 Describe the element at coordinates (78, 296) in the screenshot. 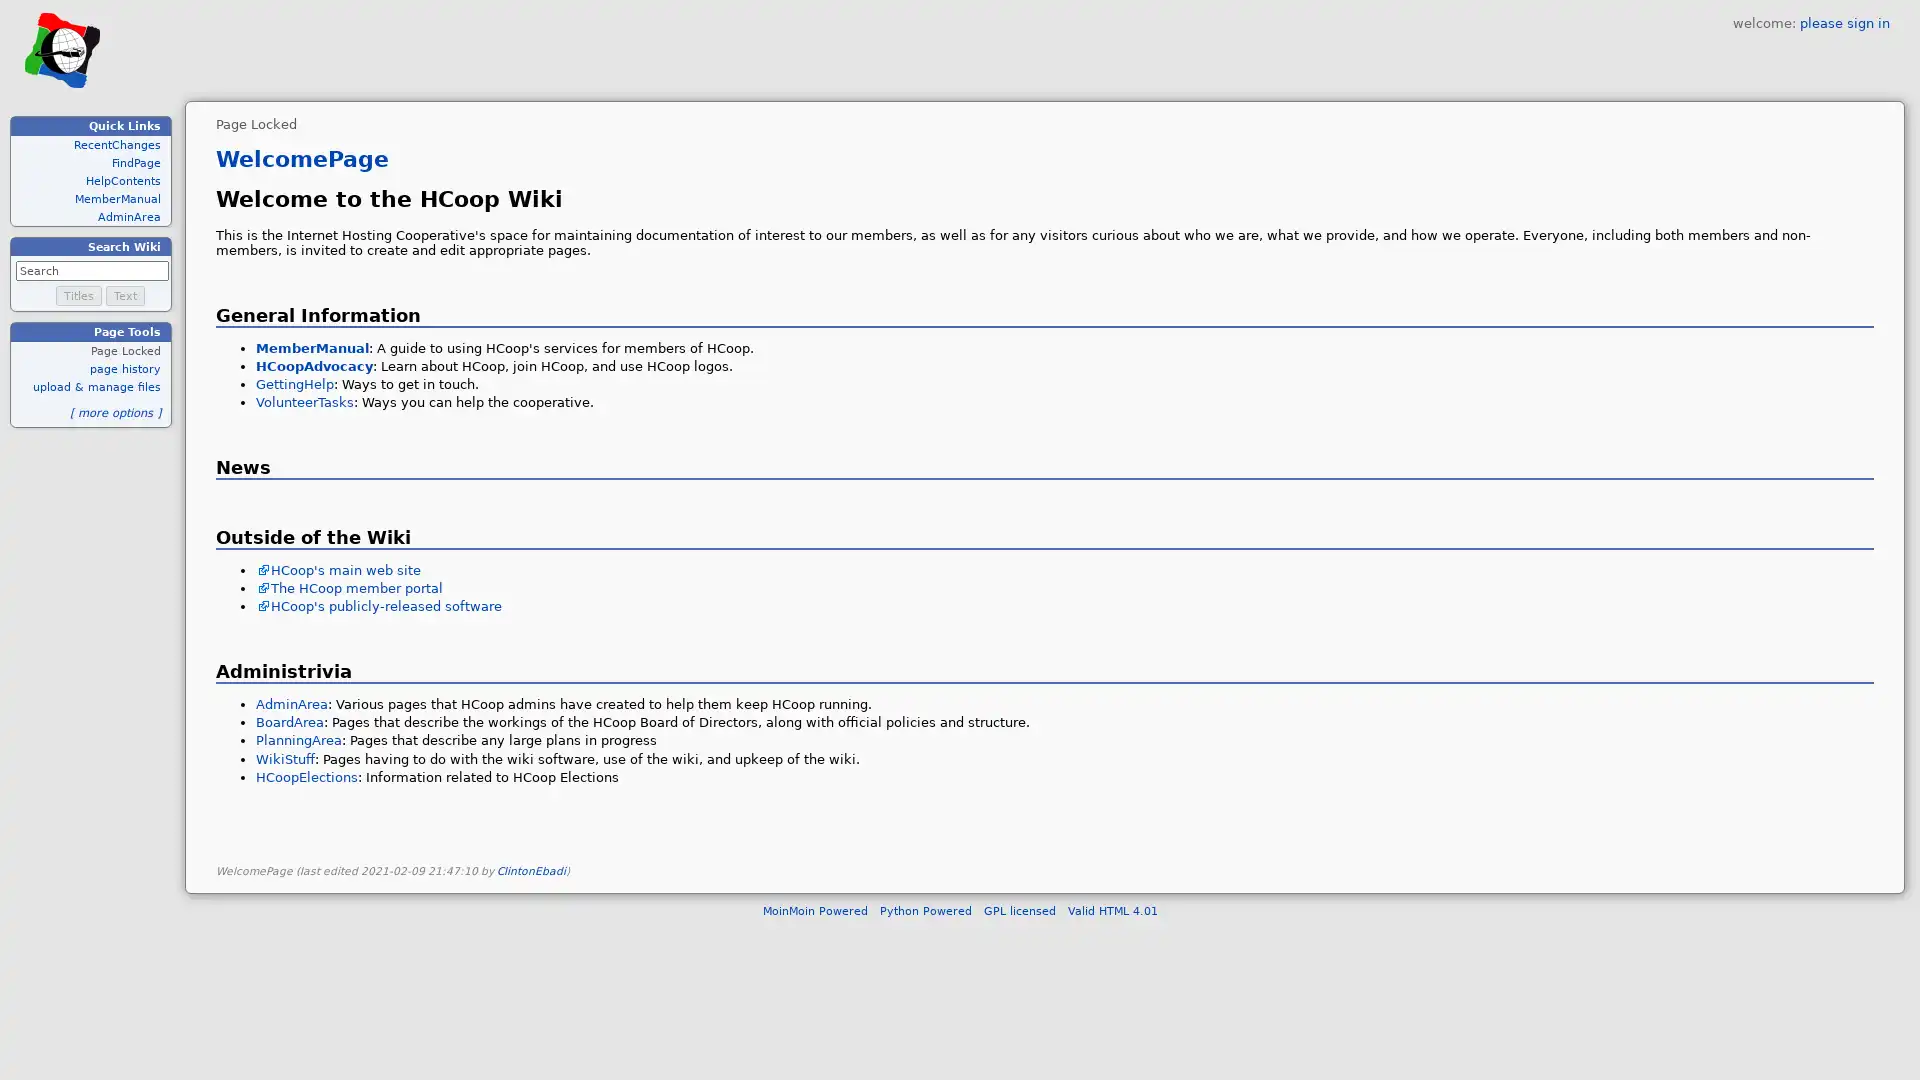

I see `Titles` at that location.